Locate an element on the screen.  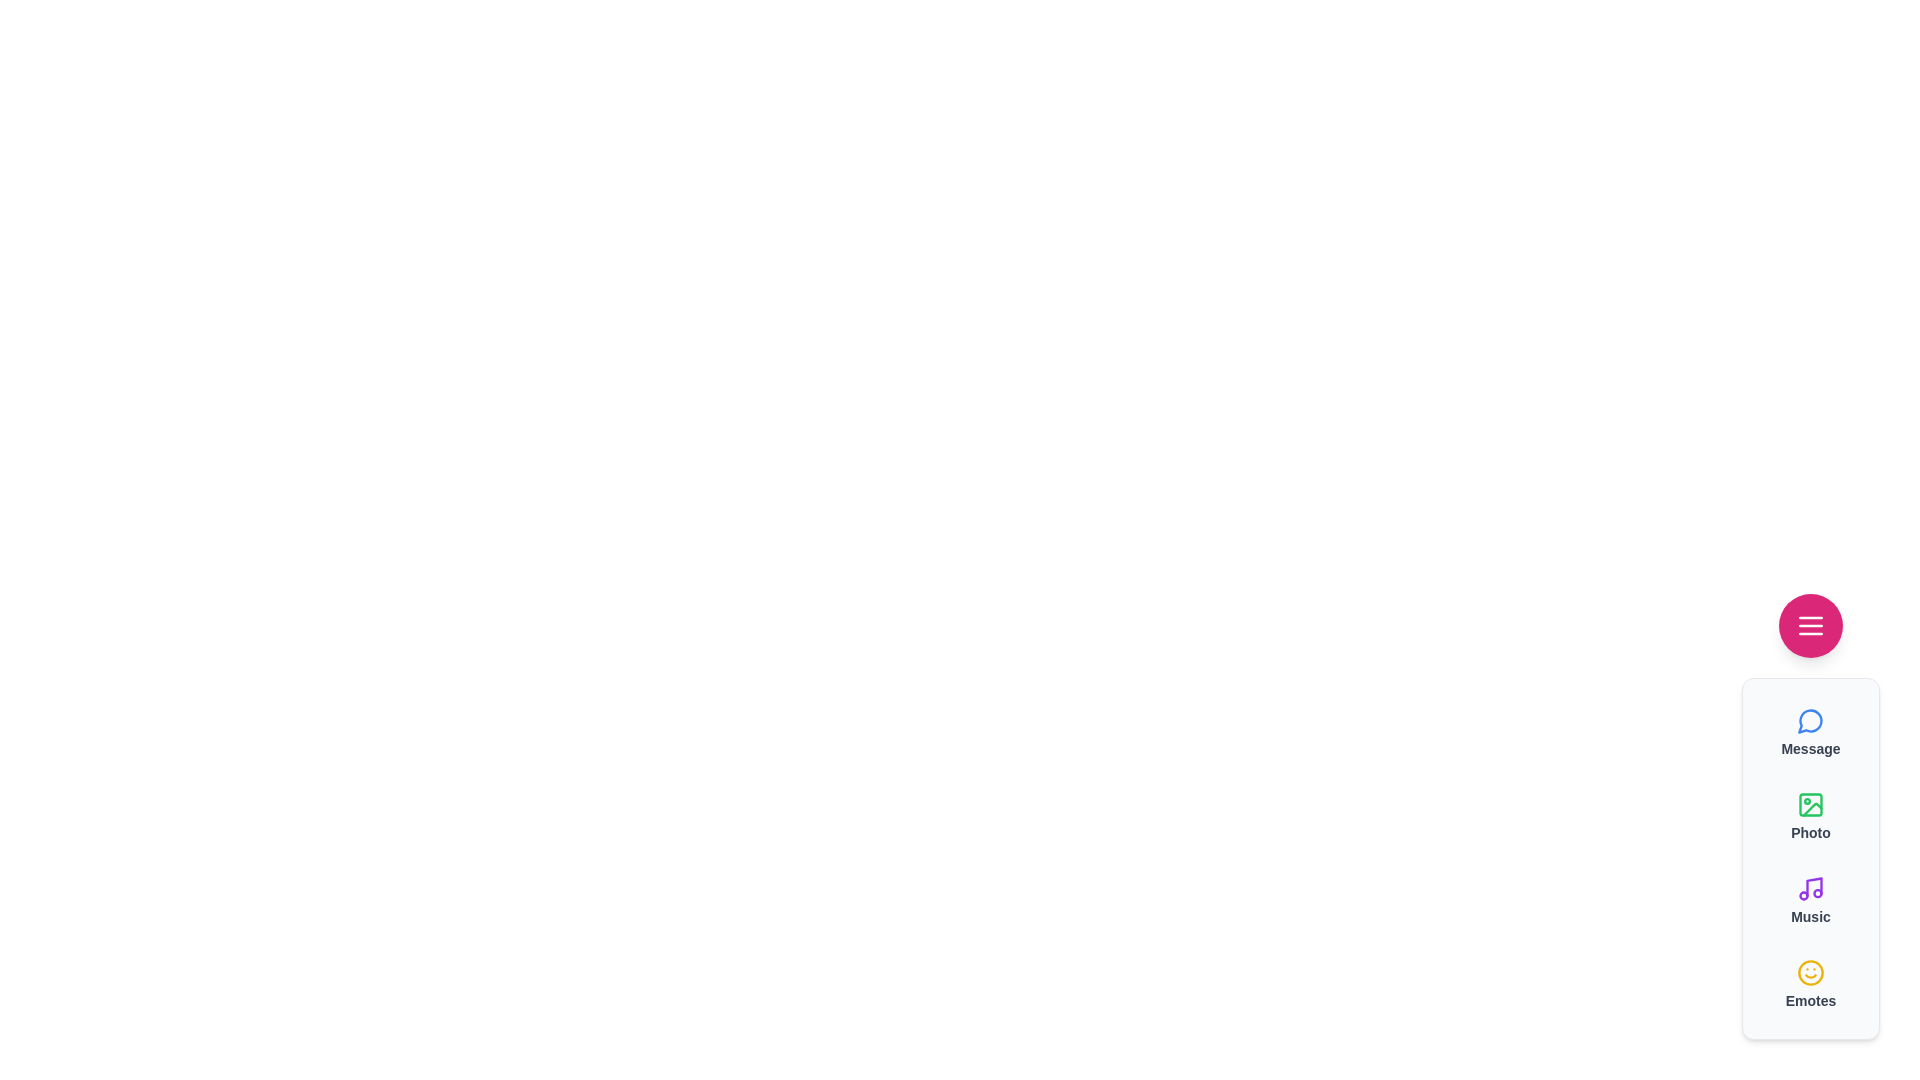
the 'Photo' button is located at coordinates (1810, 817).